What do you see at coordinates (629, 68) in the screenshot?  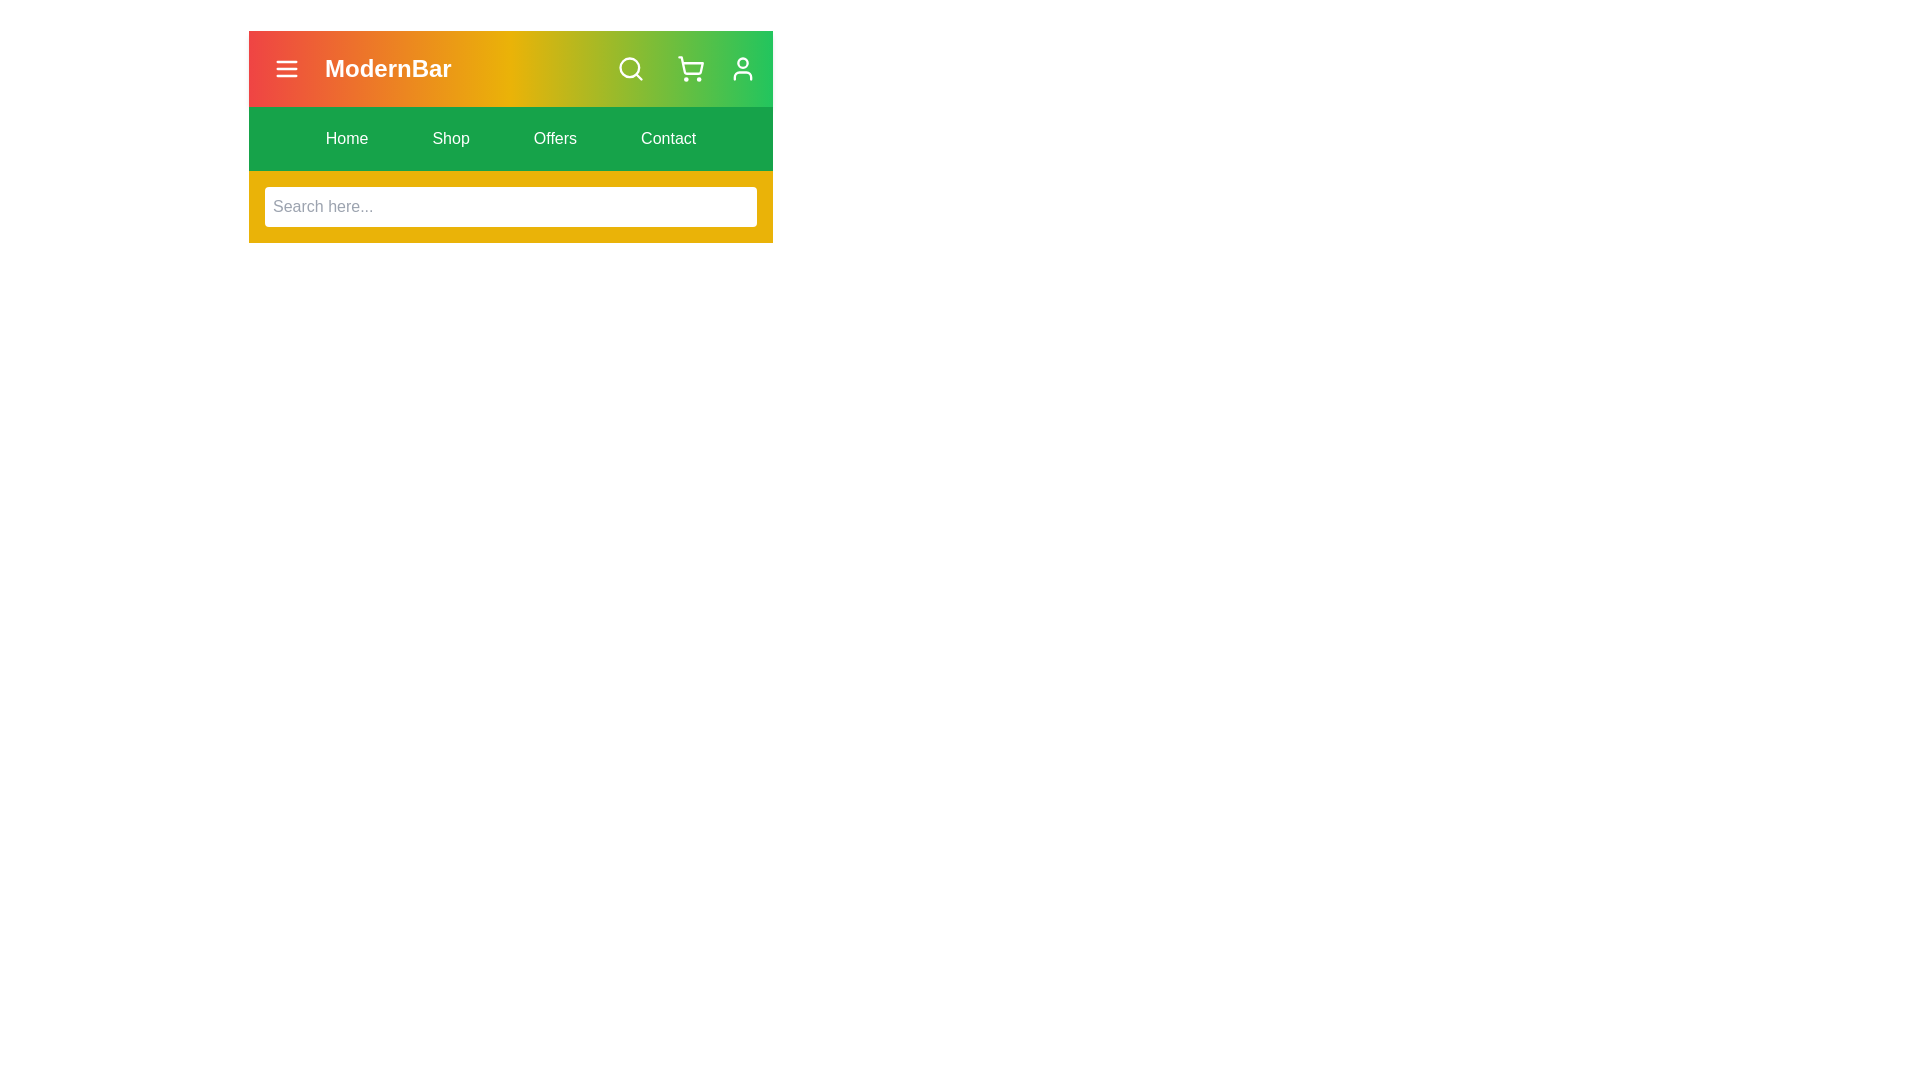 I see `search button to toggle the visibility of the search bar` at bounding box center [629, 68].